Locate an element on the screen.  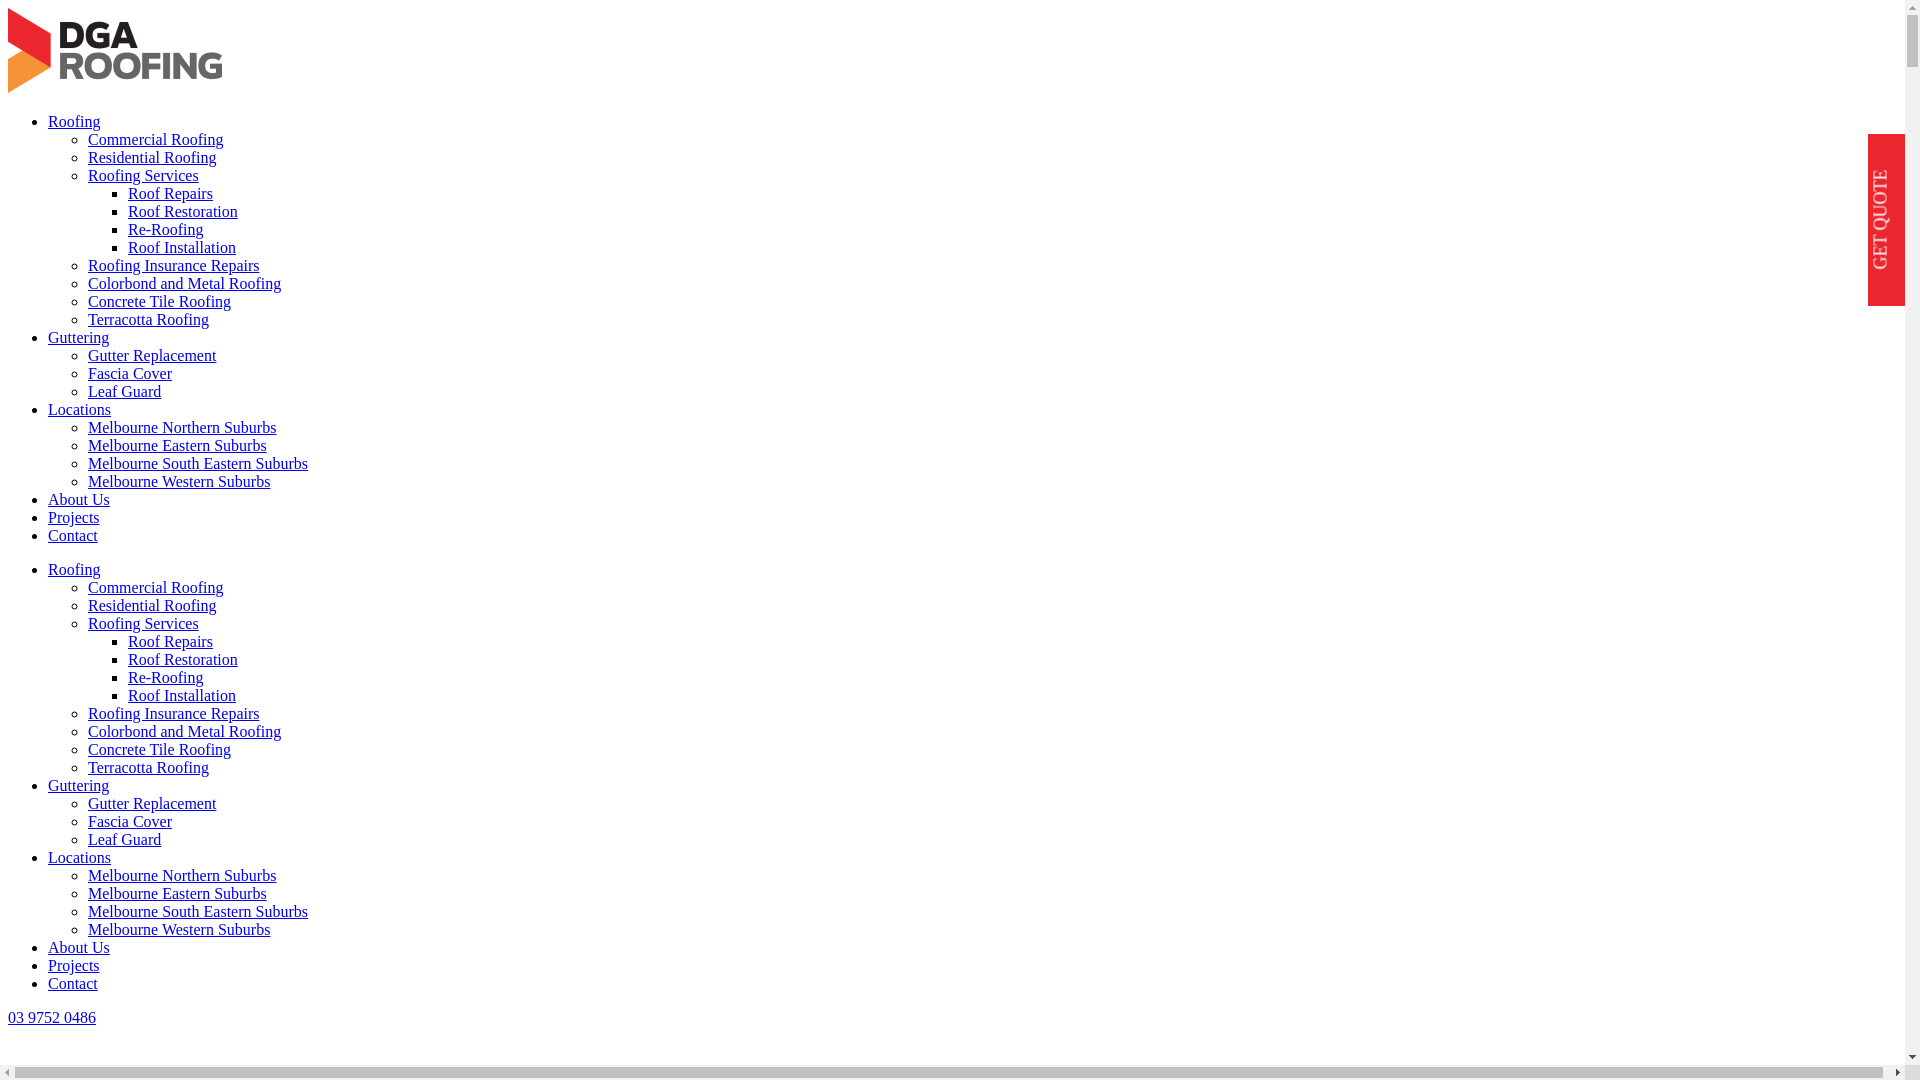
'Contact' is located at coordinates (72, 534).